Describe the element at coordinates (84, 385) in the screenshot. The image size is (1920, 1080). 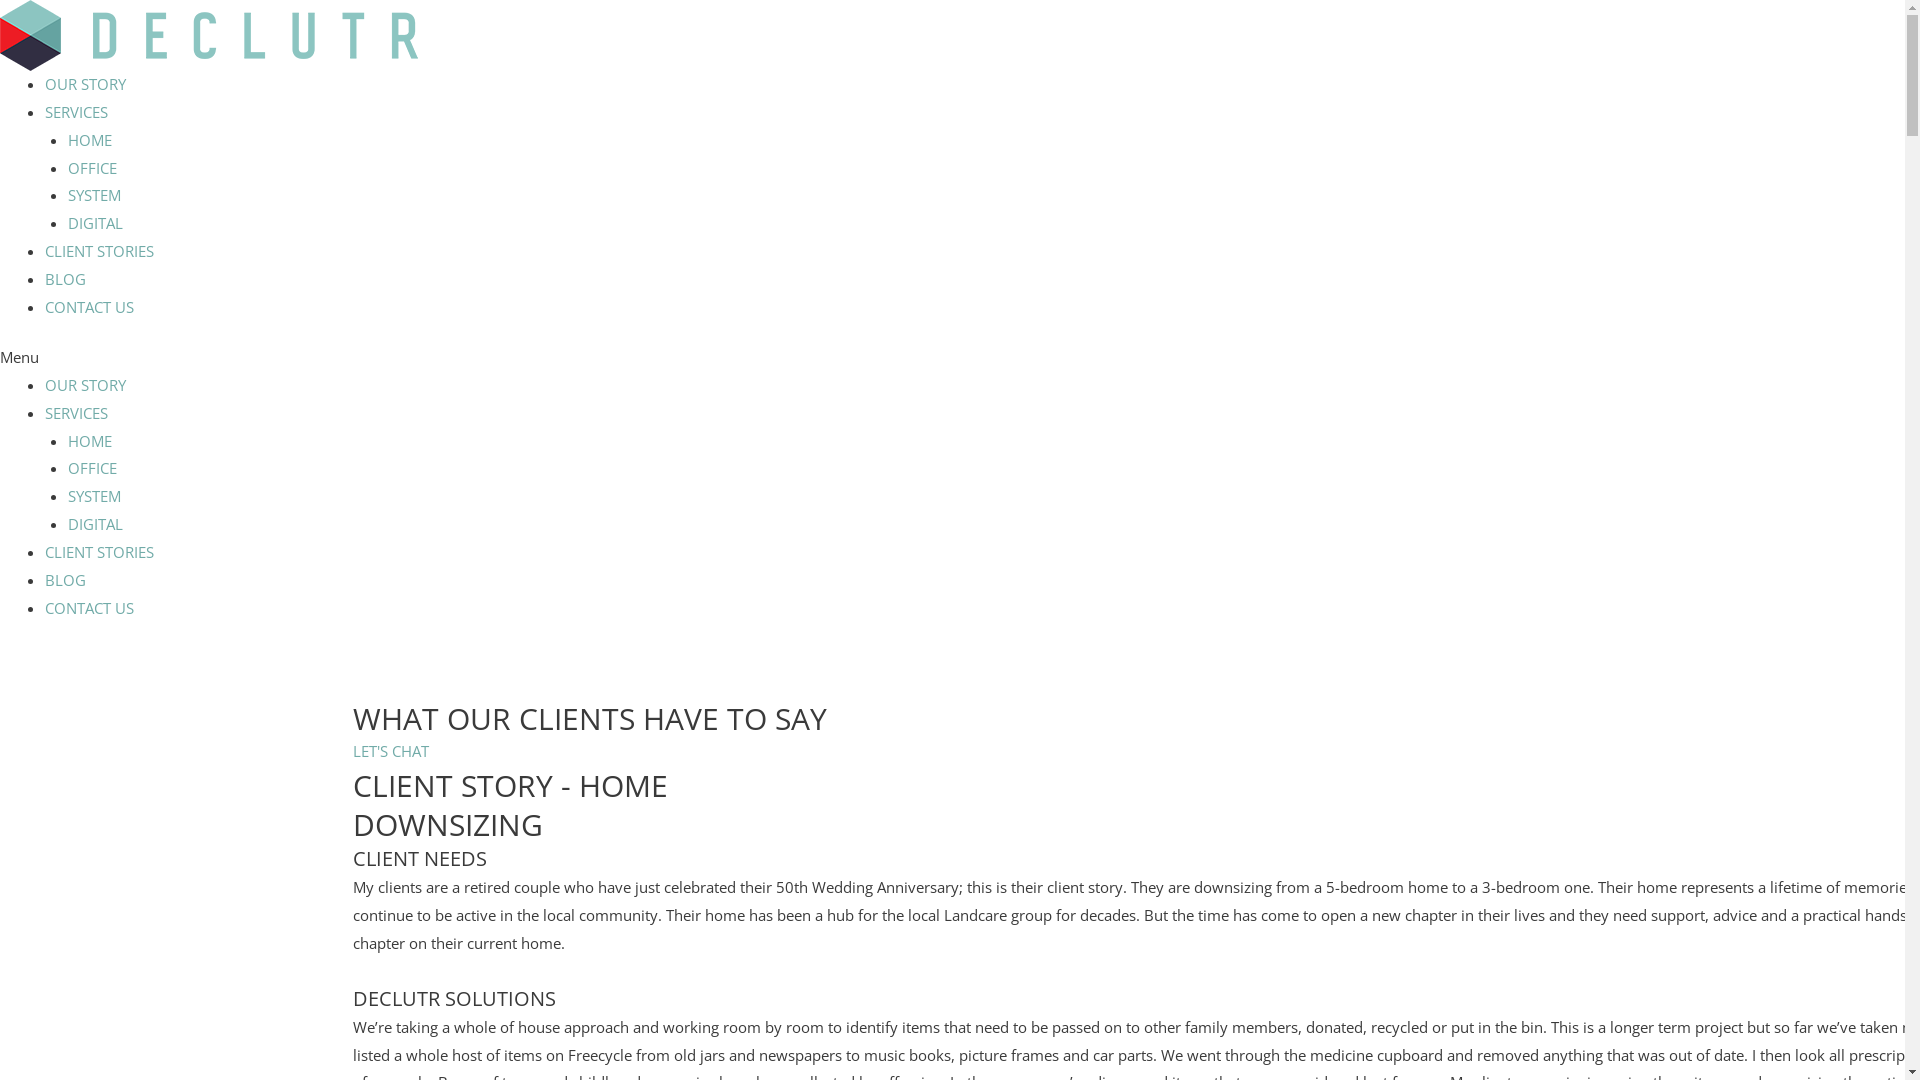
I see `'OUR STORY'` at that location.